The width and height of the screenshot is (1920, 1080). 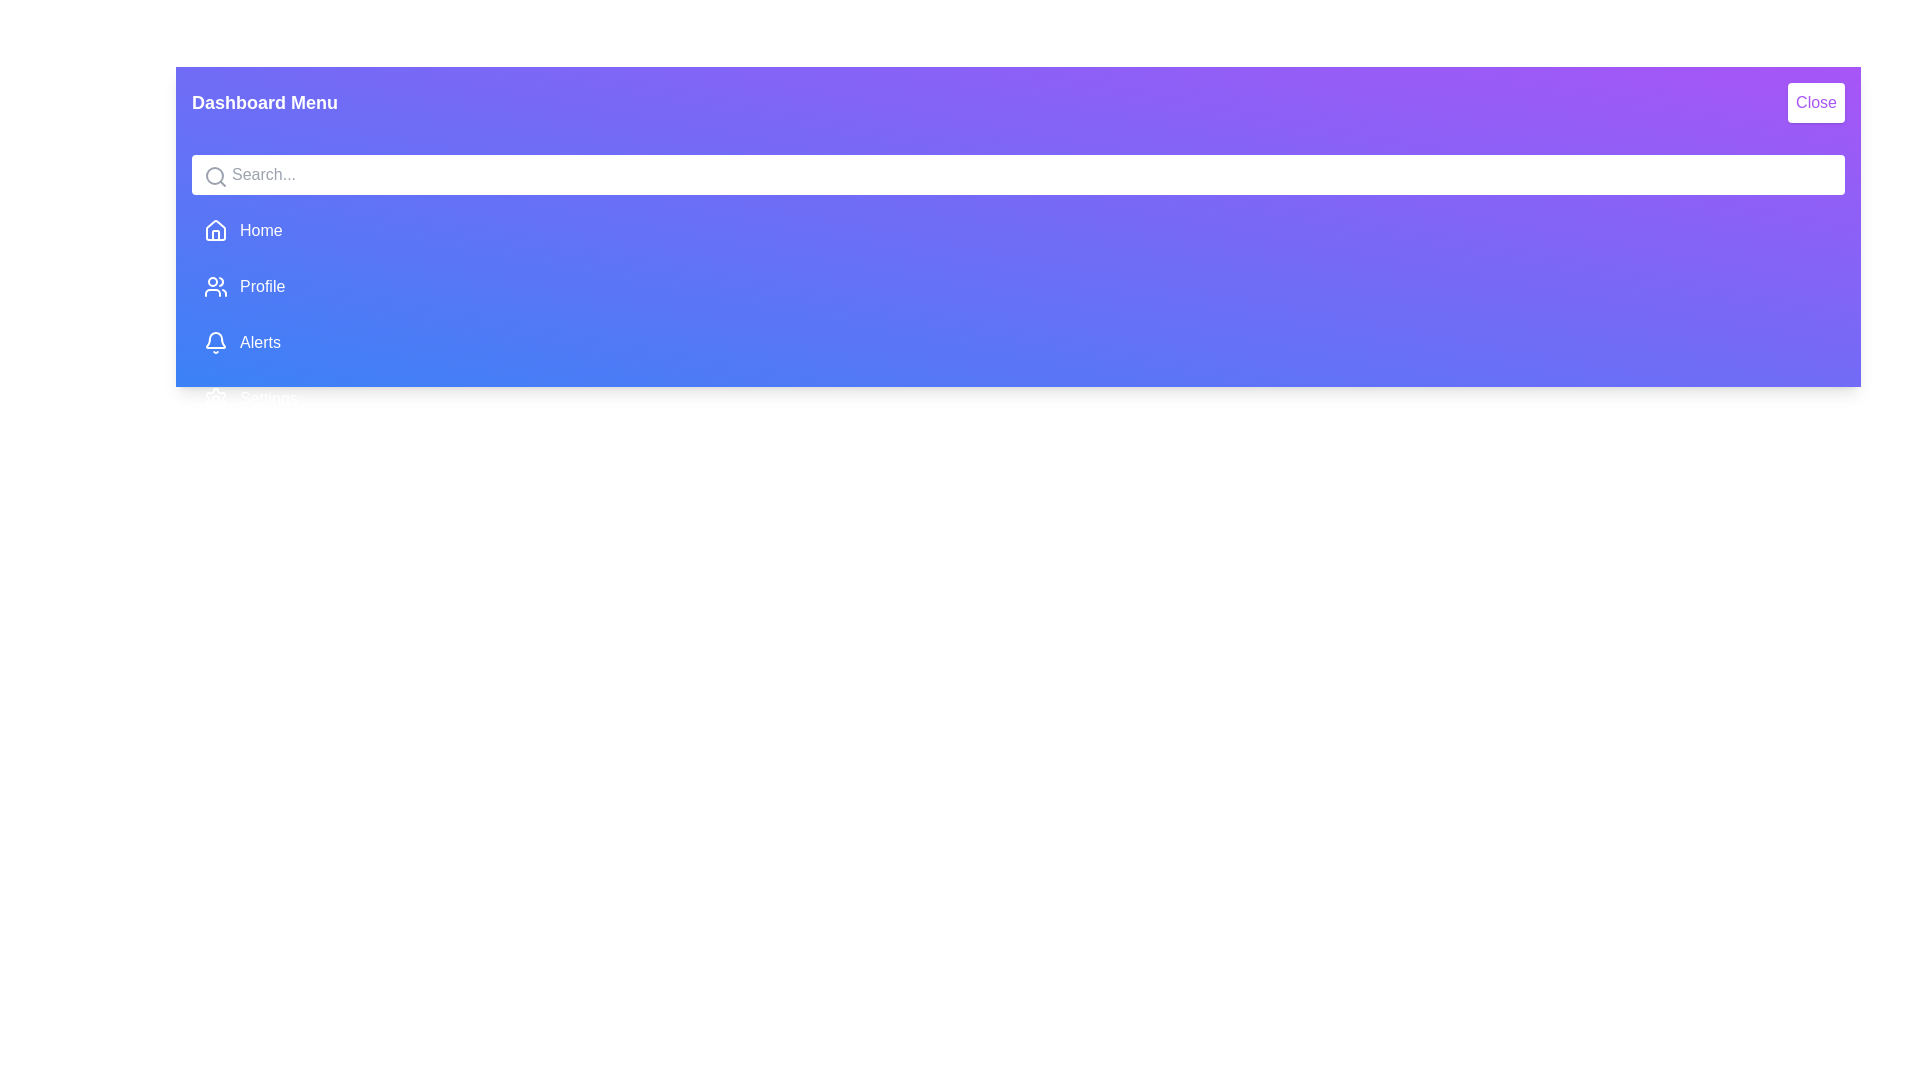 I want to click on the search icon located to the far left inside the search bar in the upper region of the sidebar, adjacent to the placeholder text 'Search...', so click(x=216, y=176).